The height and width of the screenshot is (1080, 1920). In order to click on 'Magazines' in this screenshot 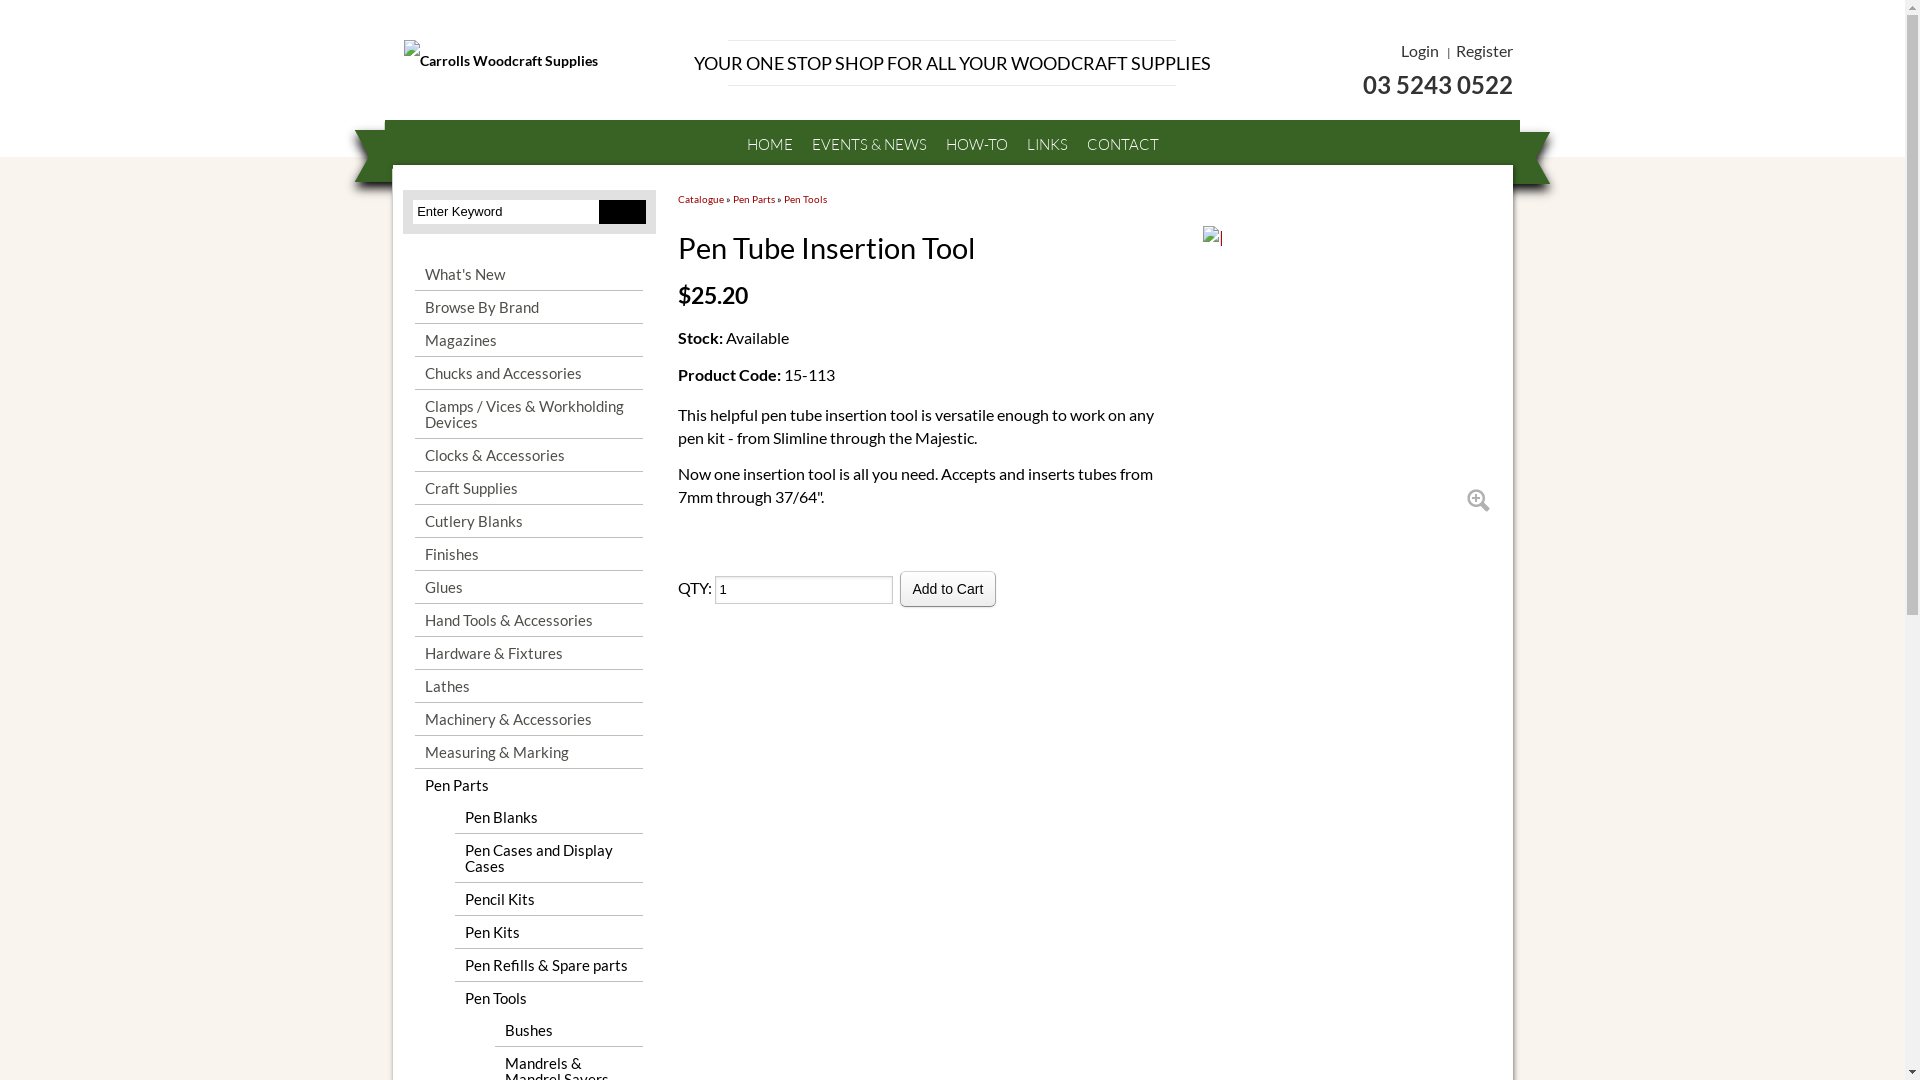, I will do `click(528, 338)`.